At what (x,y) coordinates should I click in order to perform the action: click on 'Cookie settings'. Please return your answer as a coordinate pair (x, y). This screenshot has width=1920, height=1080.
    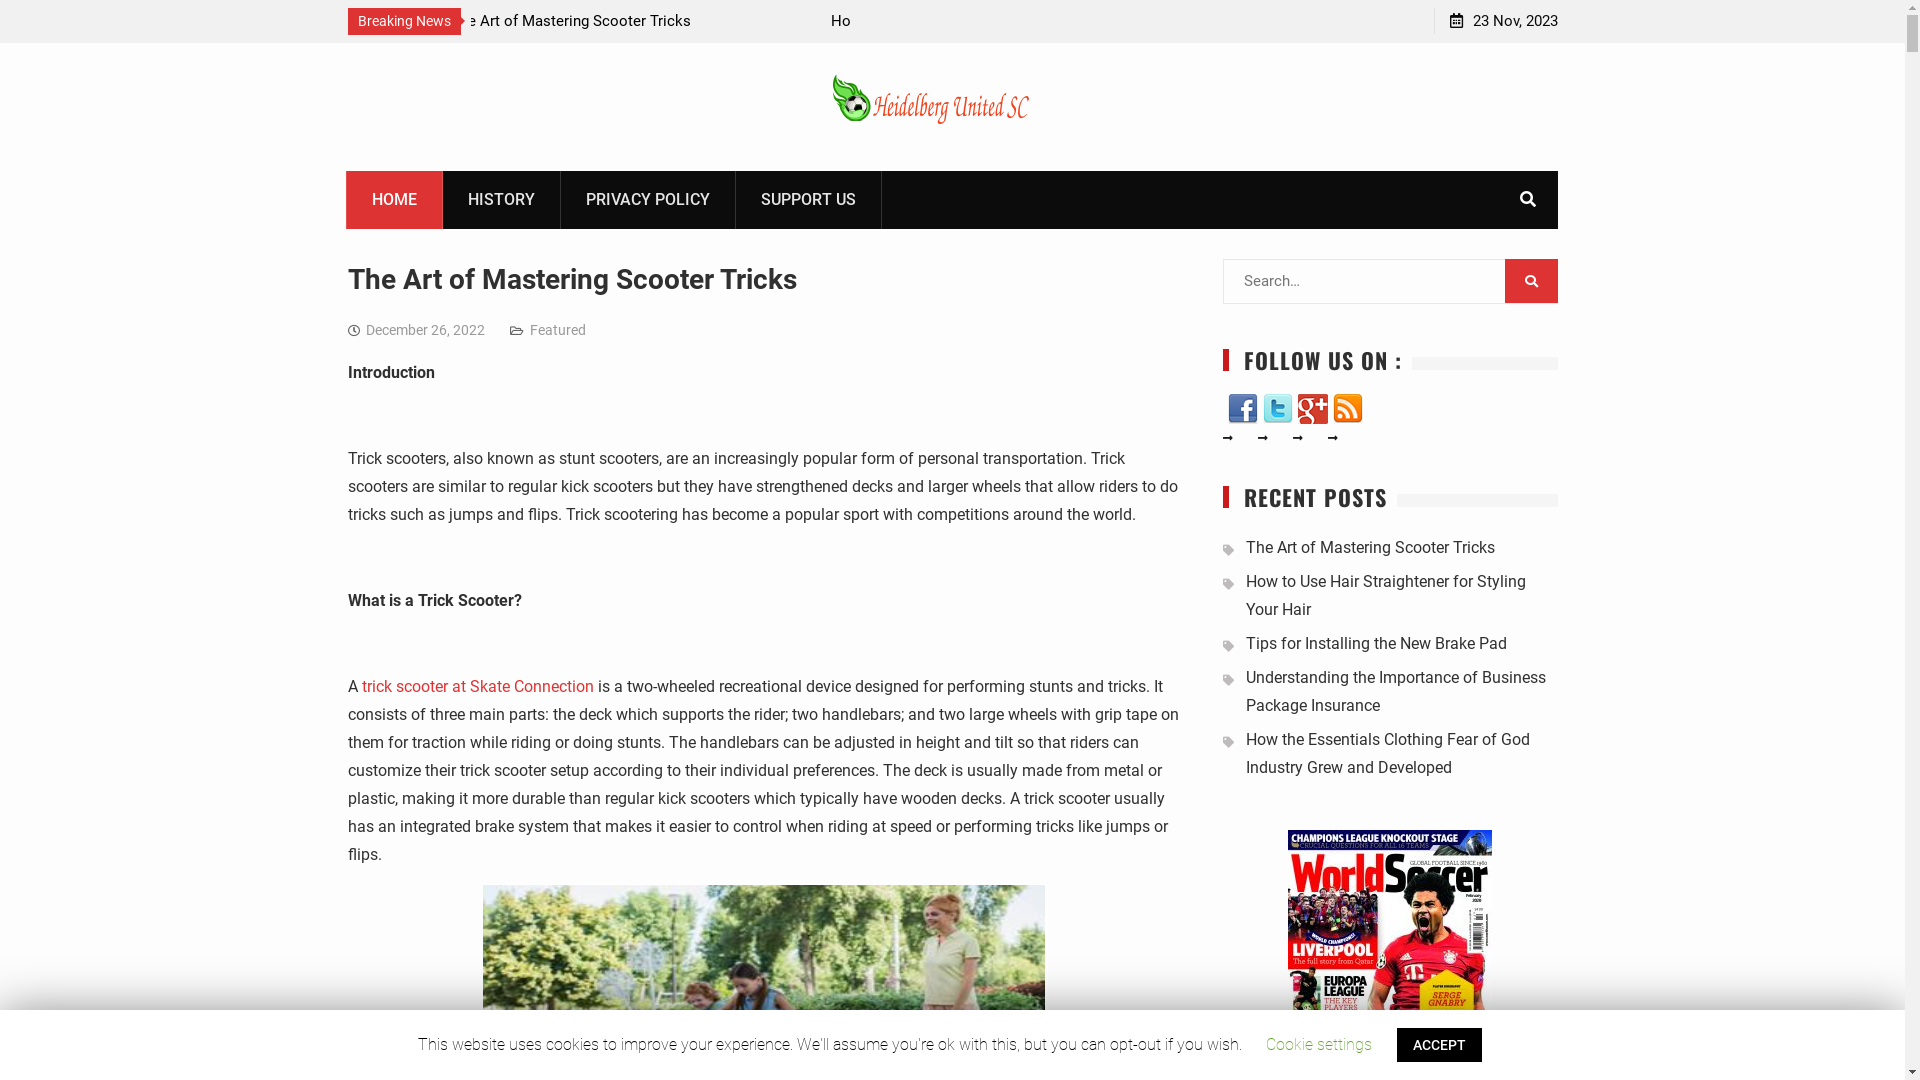
    Looking at the image, I should click on (1319, 1043).